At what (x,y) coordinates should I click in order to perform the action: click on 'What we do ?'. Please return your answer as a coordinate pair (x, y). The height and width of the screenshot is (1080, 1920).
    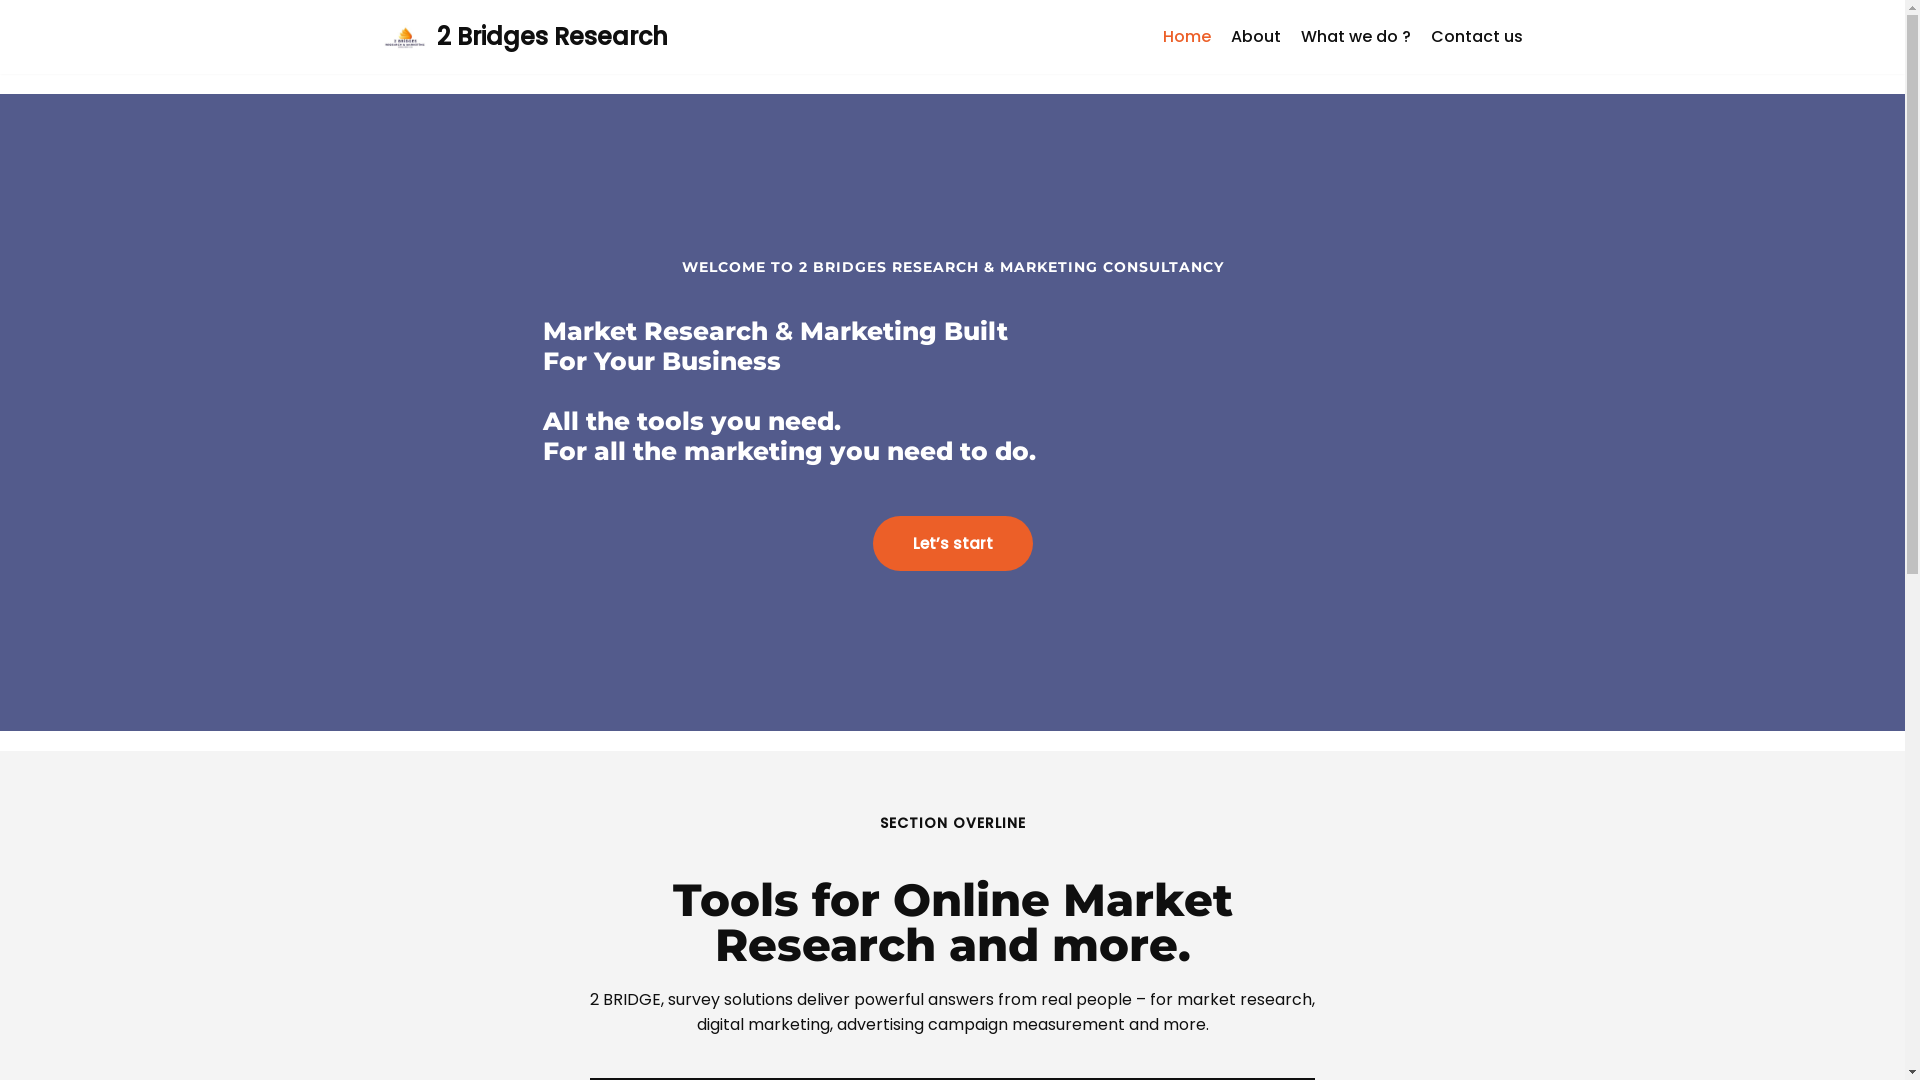
    Looking at the image, I should click on (1354, 37).